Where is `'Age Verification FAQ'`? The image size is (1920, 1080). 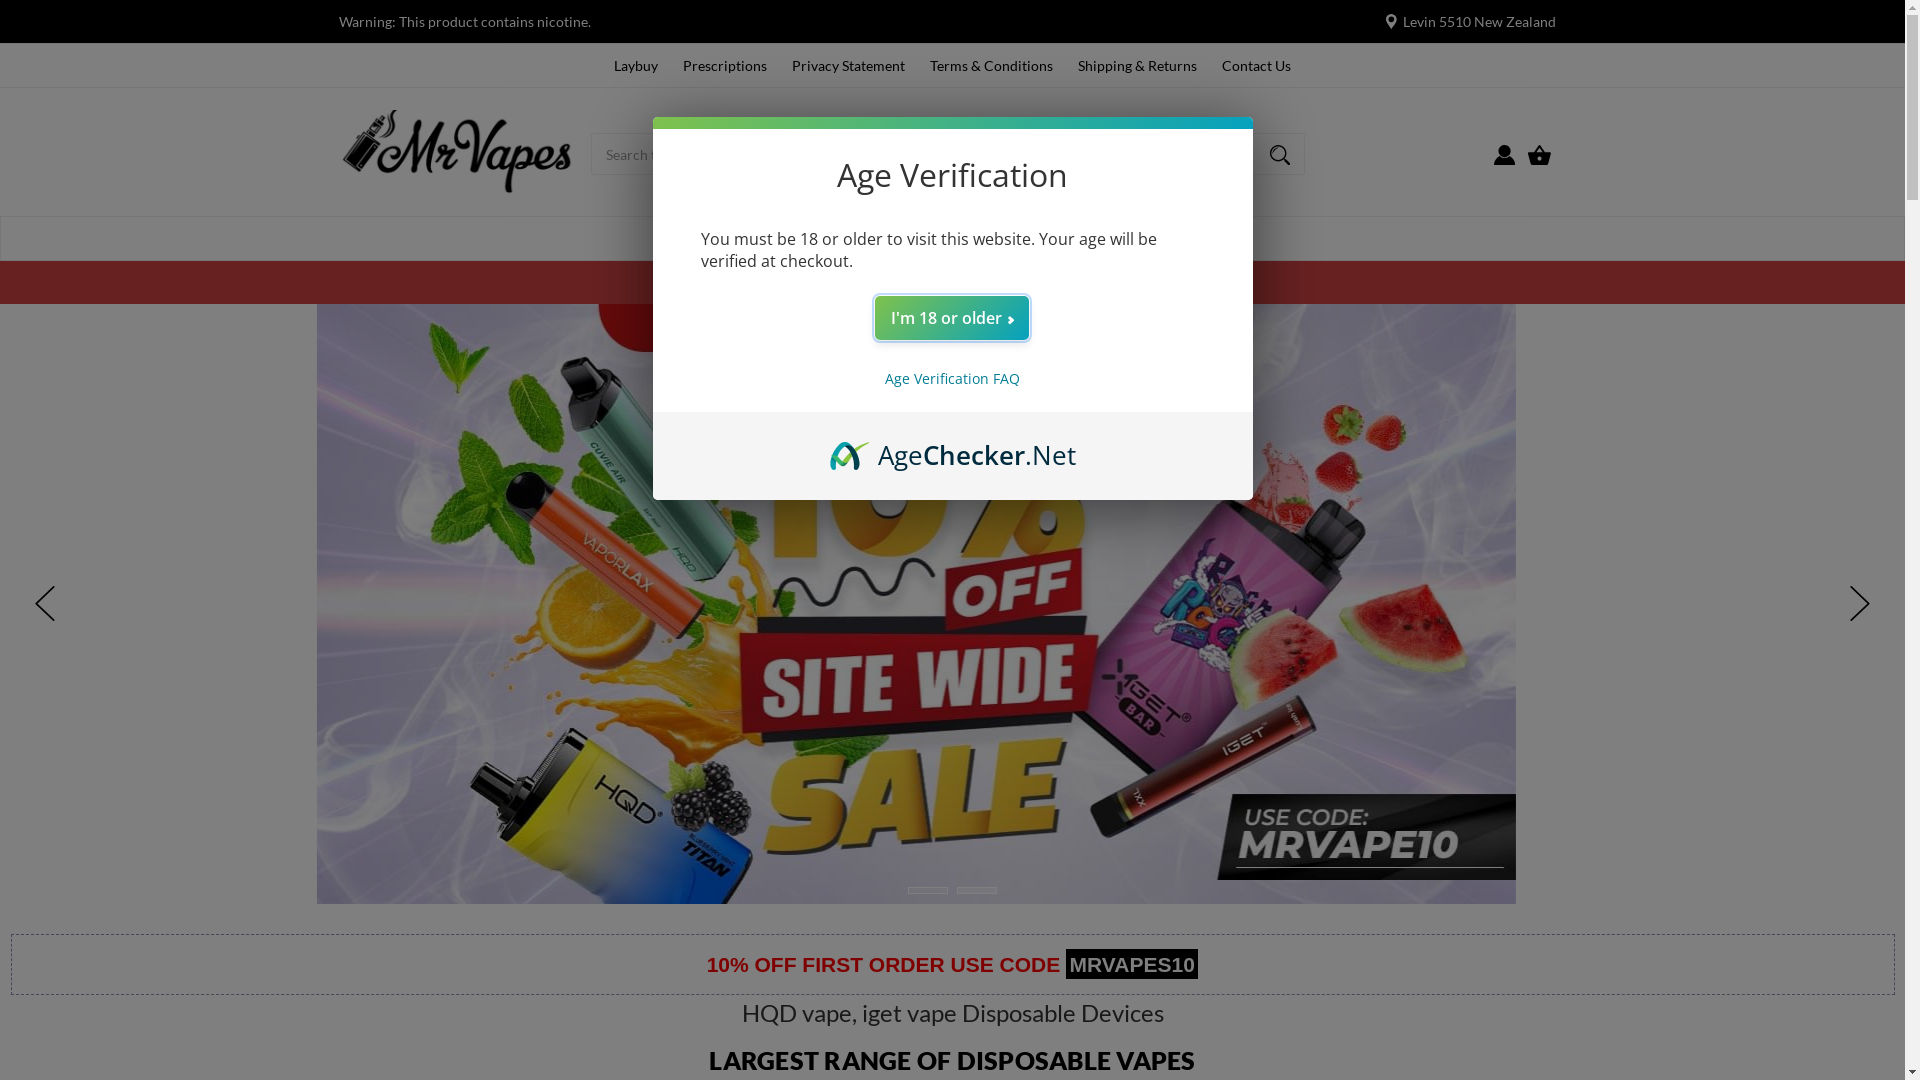
'Age Verification FAQ' is located at coordinates (883, 378).